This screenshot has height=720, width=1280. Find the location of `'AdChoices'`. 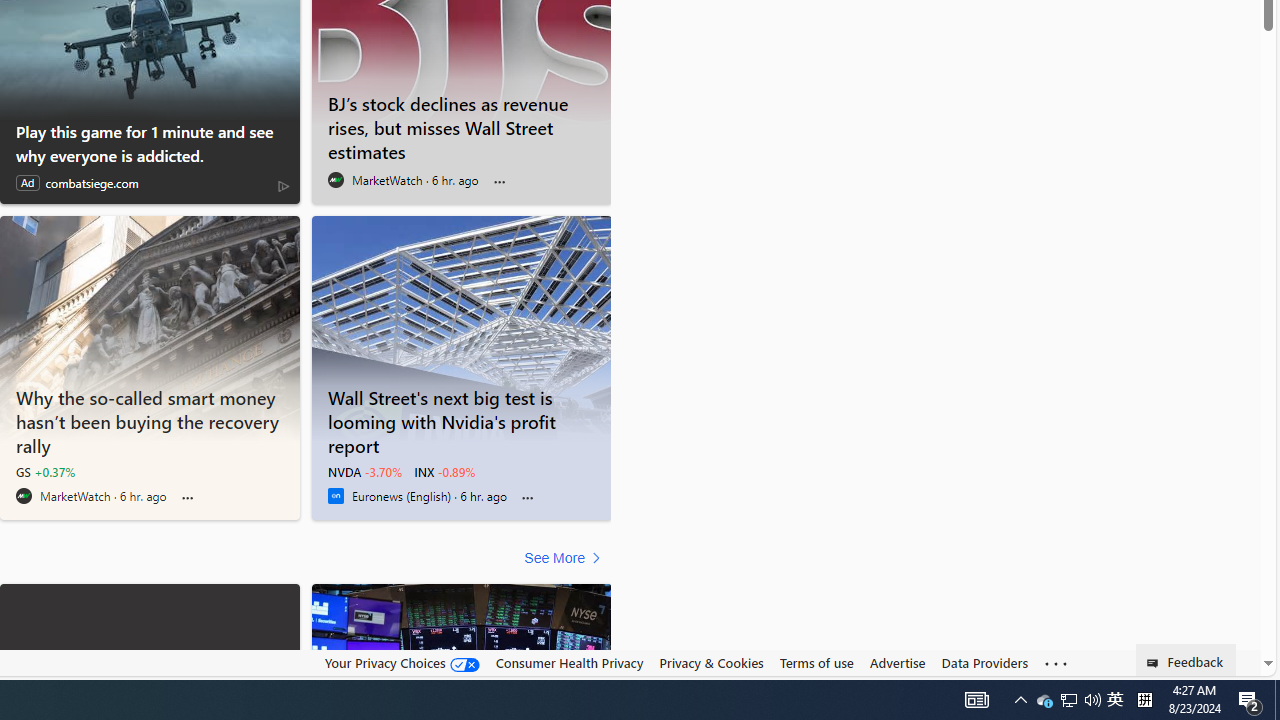

'AdChoices' is located at coordinates (282, 185).